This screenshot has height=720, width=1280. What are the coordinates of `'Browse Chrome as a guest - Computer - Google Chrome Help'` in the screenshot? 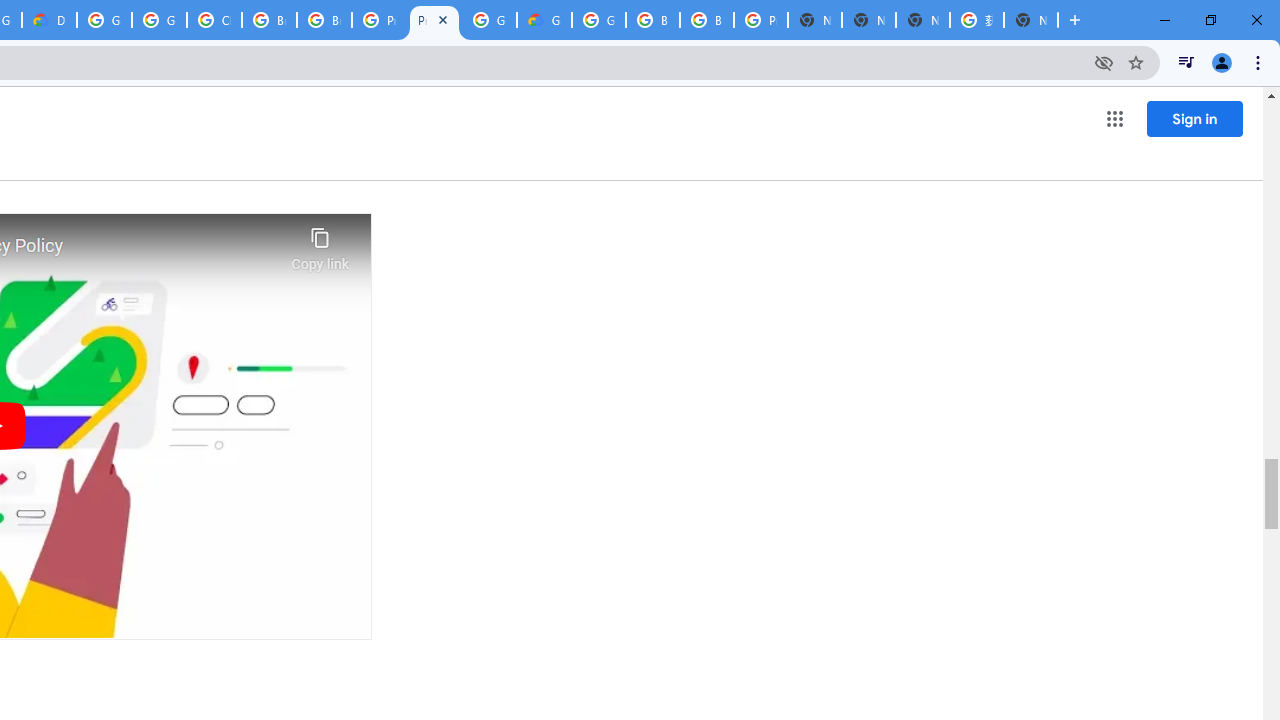 It's located at (268, 20).